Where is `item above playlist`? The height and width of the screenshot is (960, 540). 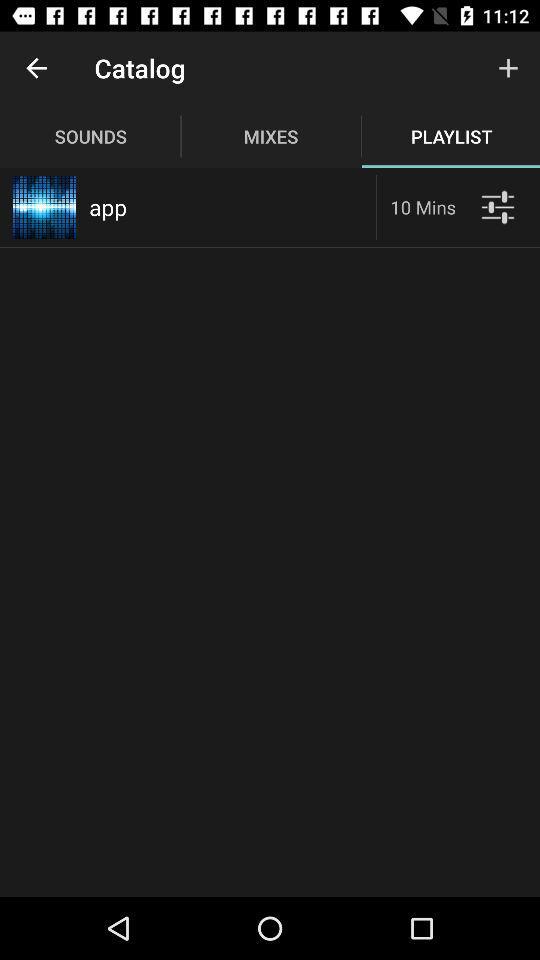
item above playlist is located at coordinates (508, 68).